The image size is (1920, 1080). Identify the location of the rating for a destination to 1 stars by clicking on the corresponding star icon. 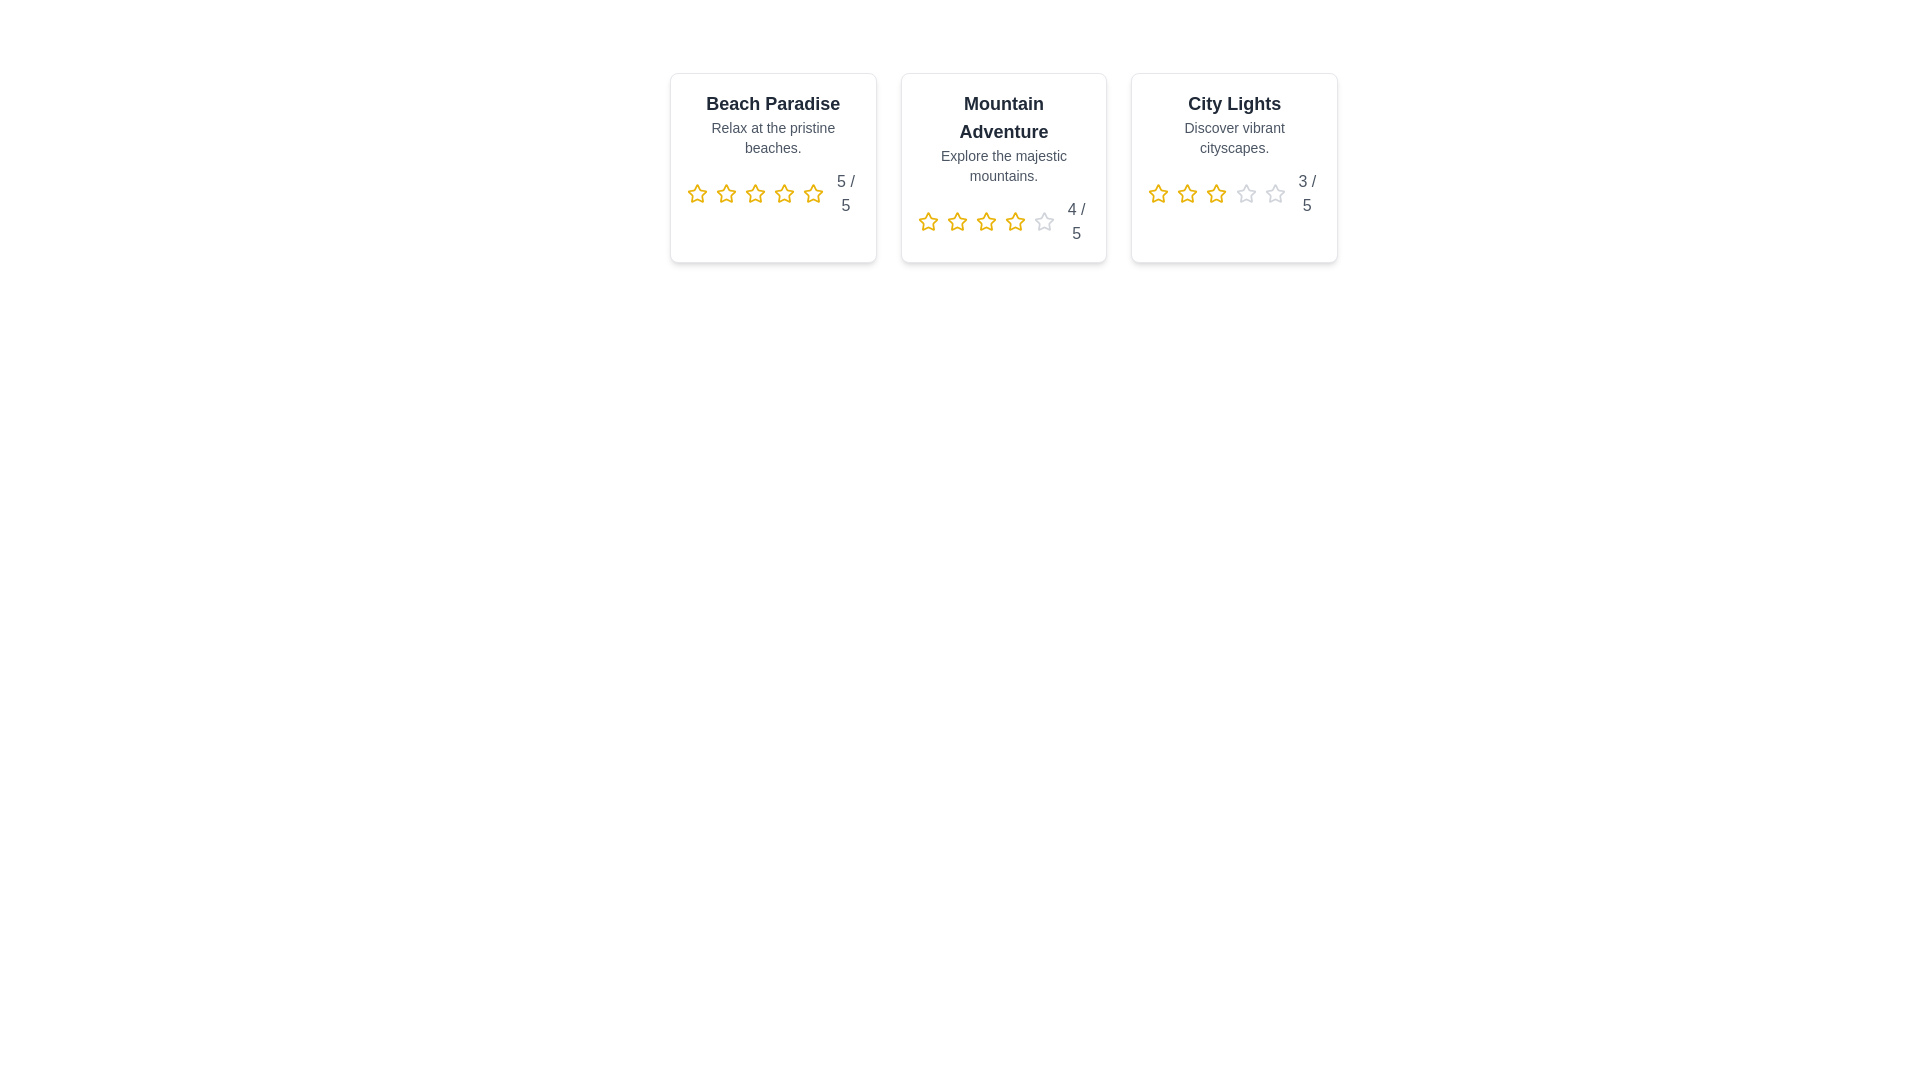
(697, 193).